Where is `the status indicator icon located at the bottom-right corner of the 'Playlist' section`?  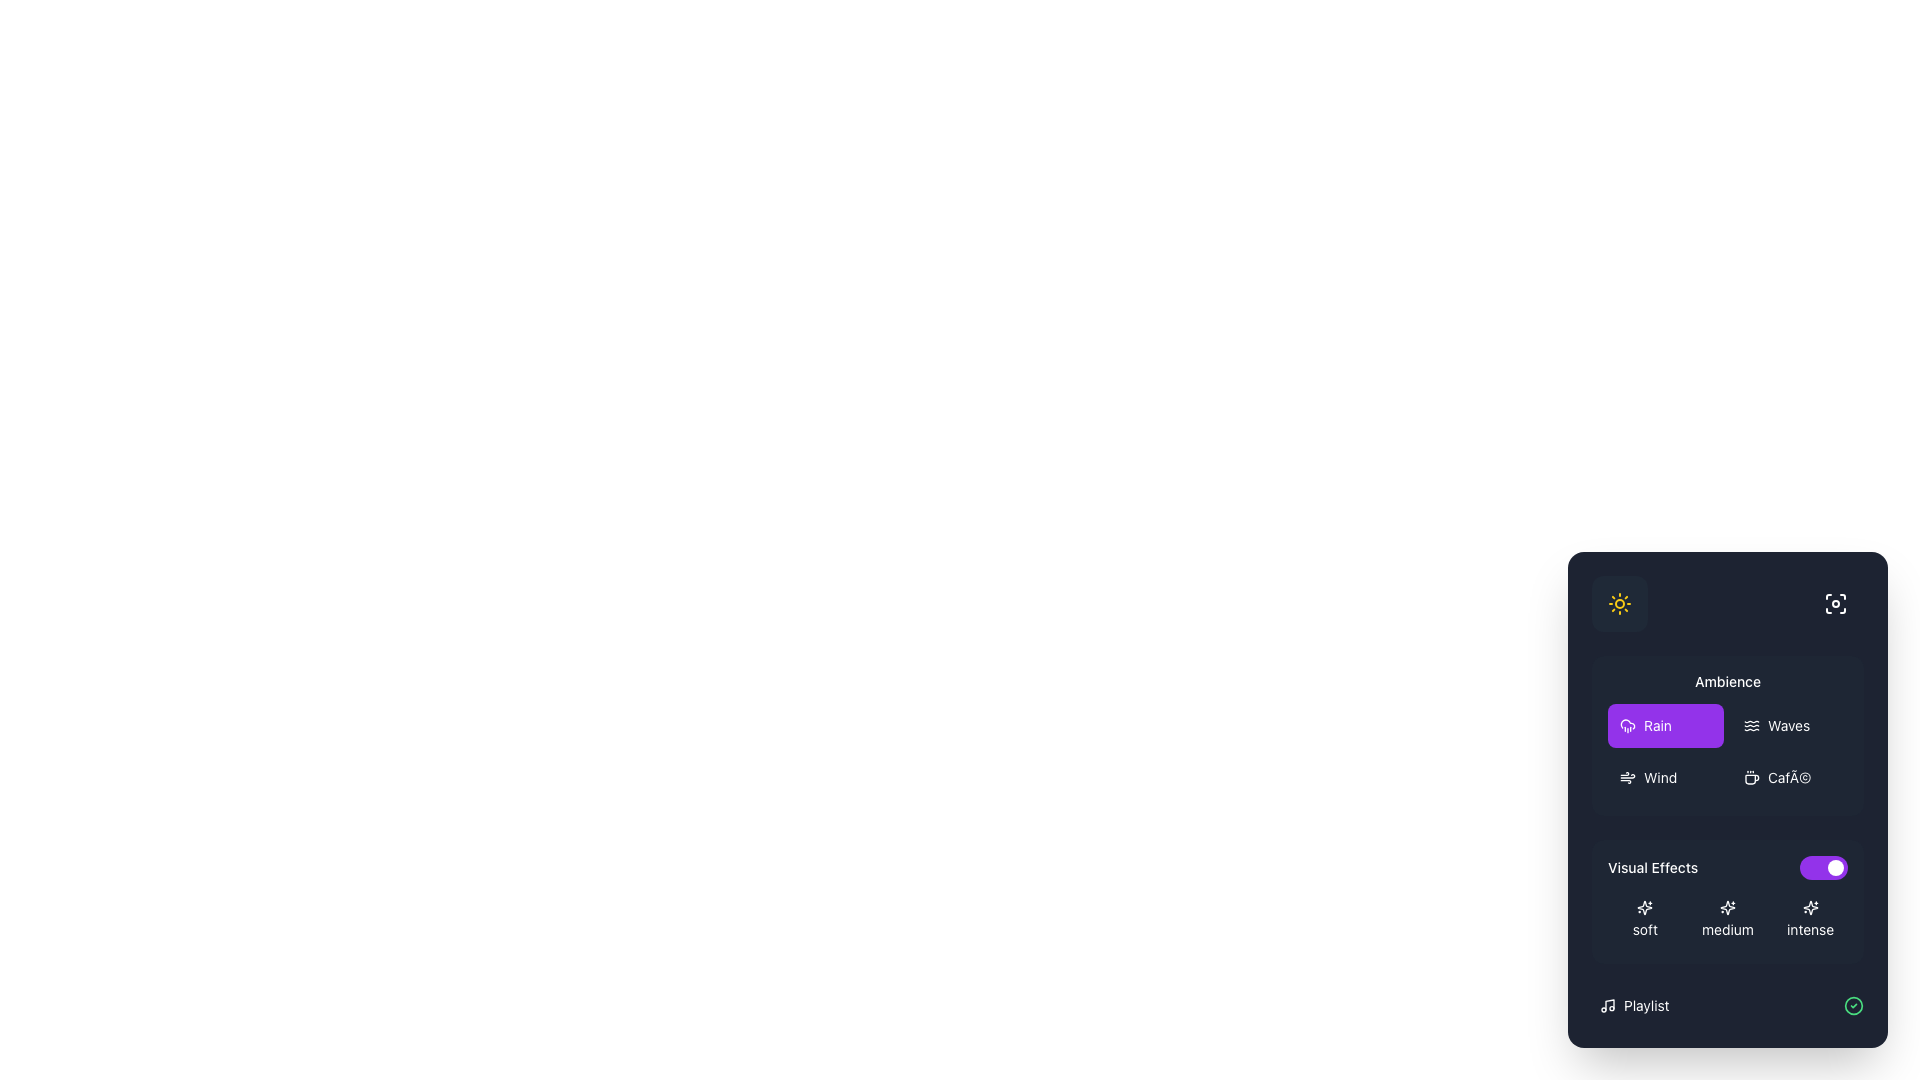 the status indicator icon located at the bottom-right corner of the 'Playlist' section is located at coordinates (1852, 1006).